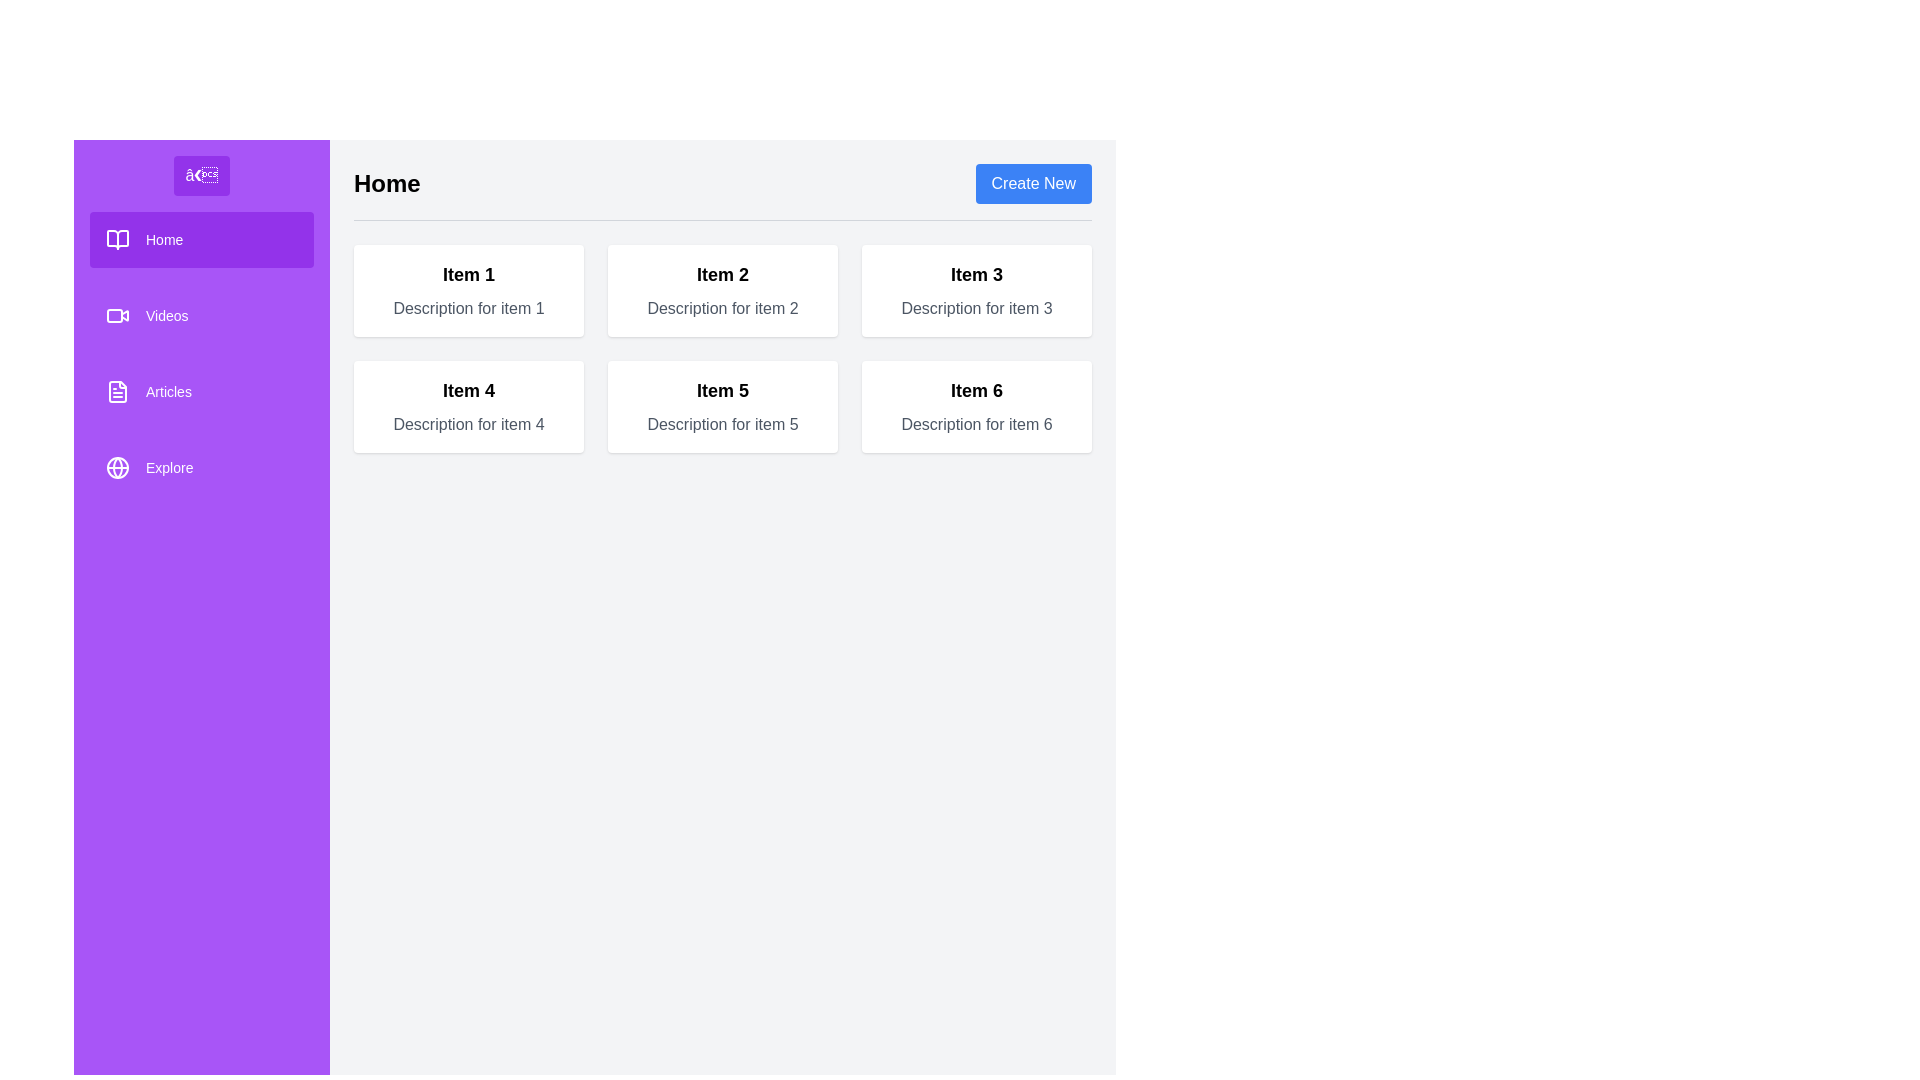 This screenshot has height=1080, width=1920. Describe the element at coordinates (168, 392) in the screenshot. I see `the text label that says 'Articles' located in the left-side navigation panel, which is the third item in a vertical list of components` at that location.